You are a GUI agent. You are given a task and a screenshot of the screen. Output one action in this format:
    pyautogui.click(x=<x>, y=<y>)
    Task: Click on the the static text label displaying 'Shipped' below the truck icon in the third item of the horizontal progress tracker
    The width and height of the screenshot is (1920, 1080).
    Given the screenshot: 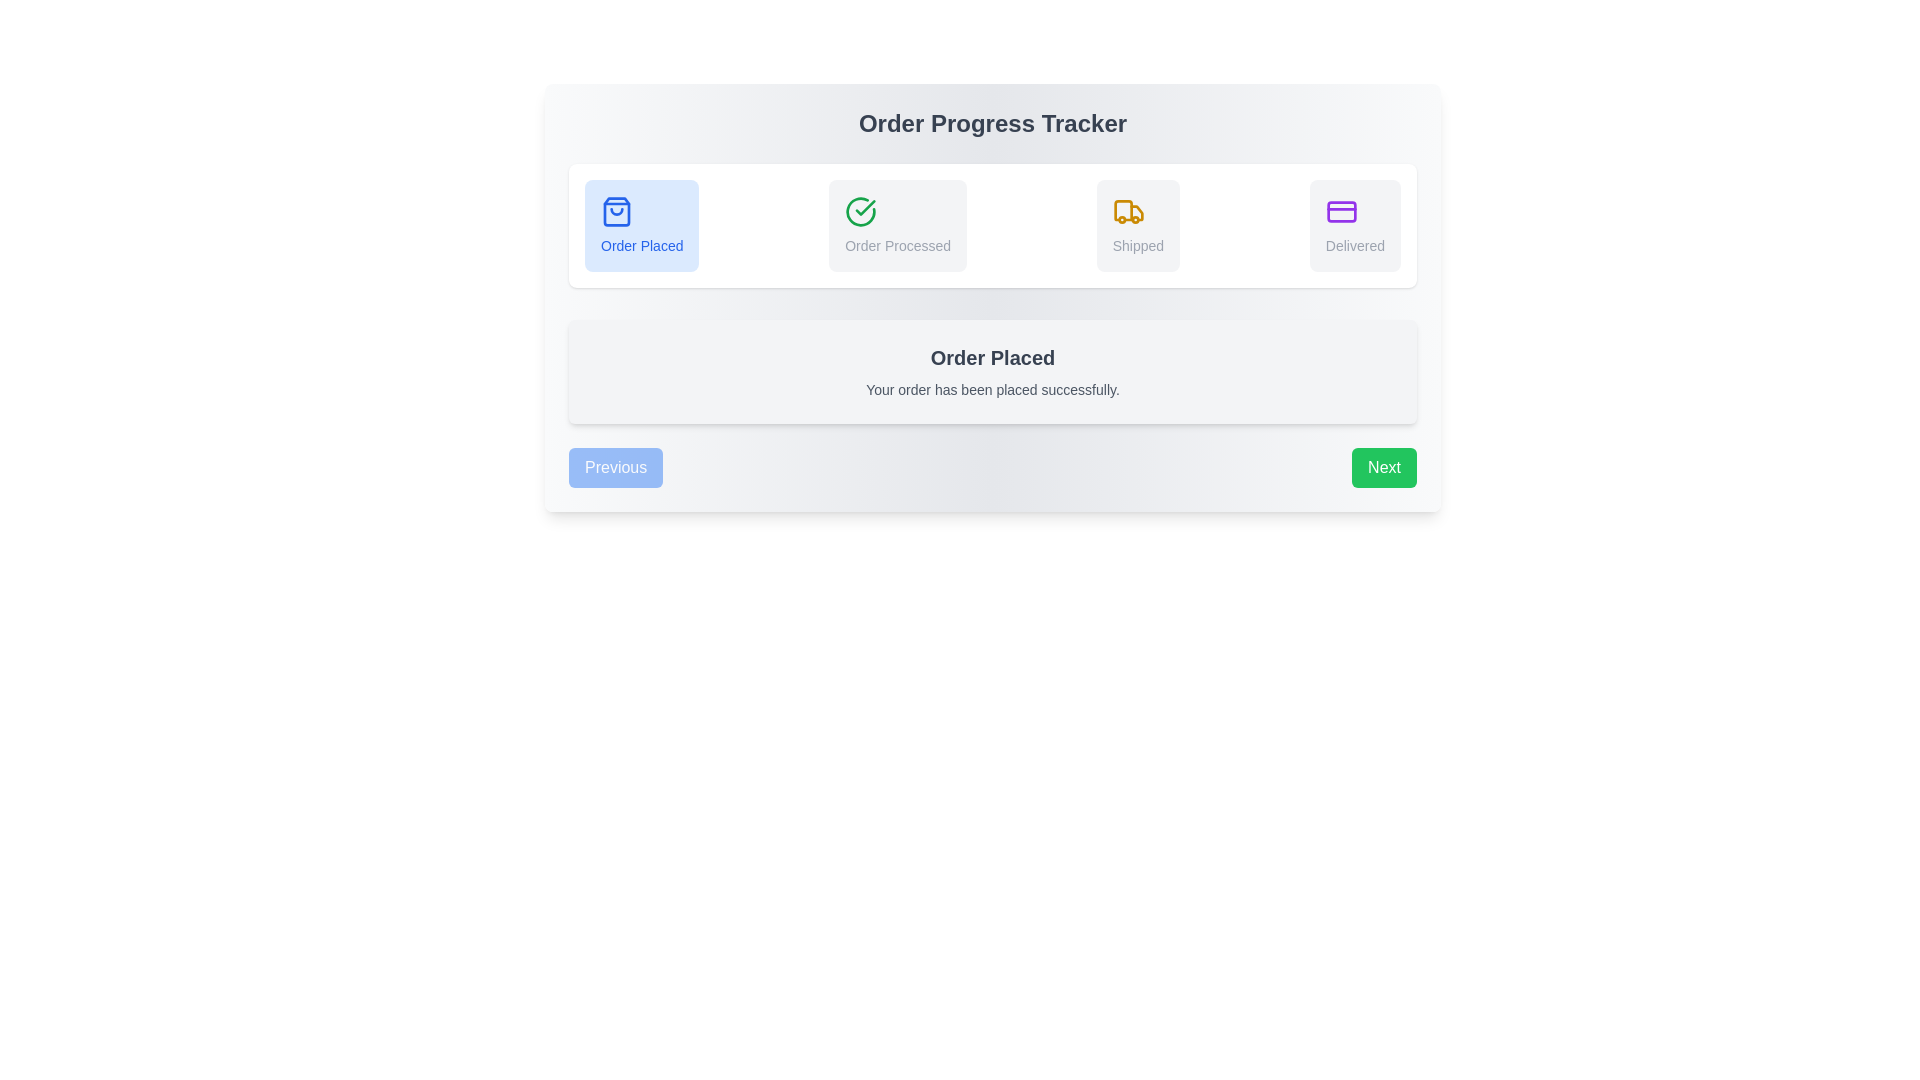 What is the action you would take?
    pyautogui.click(x=1138, y=245)
    